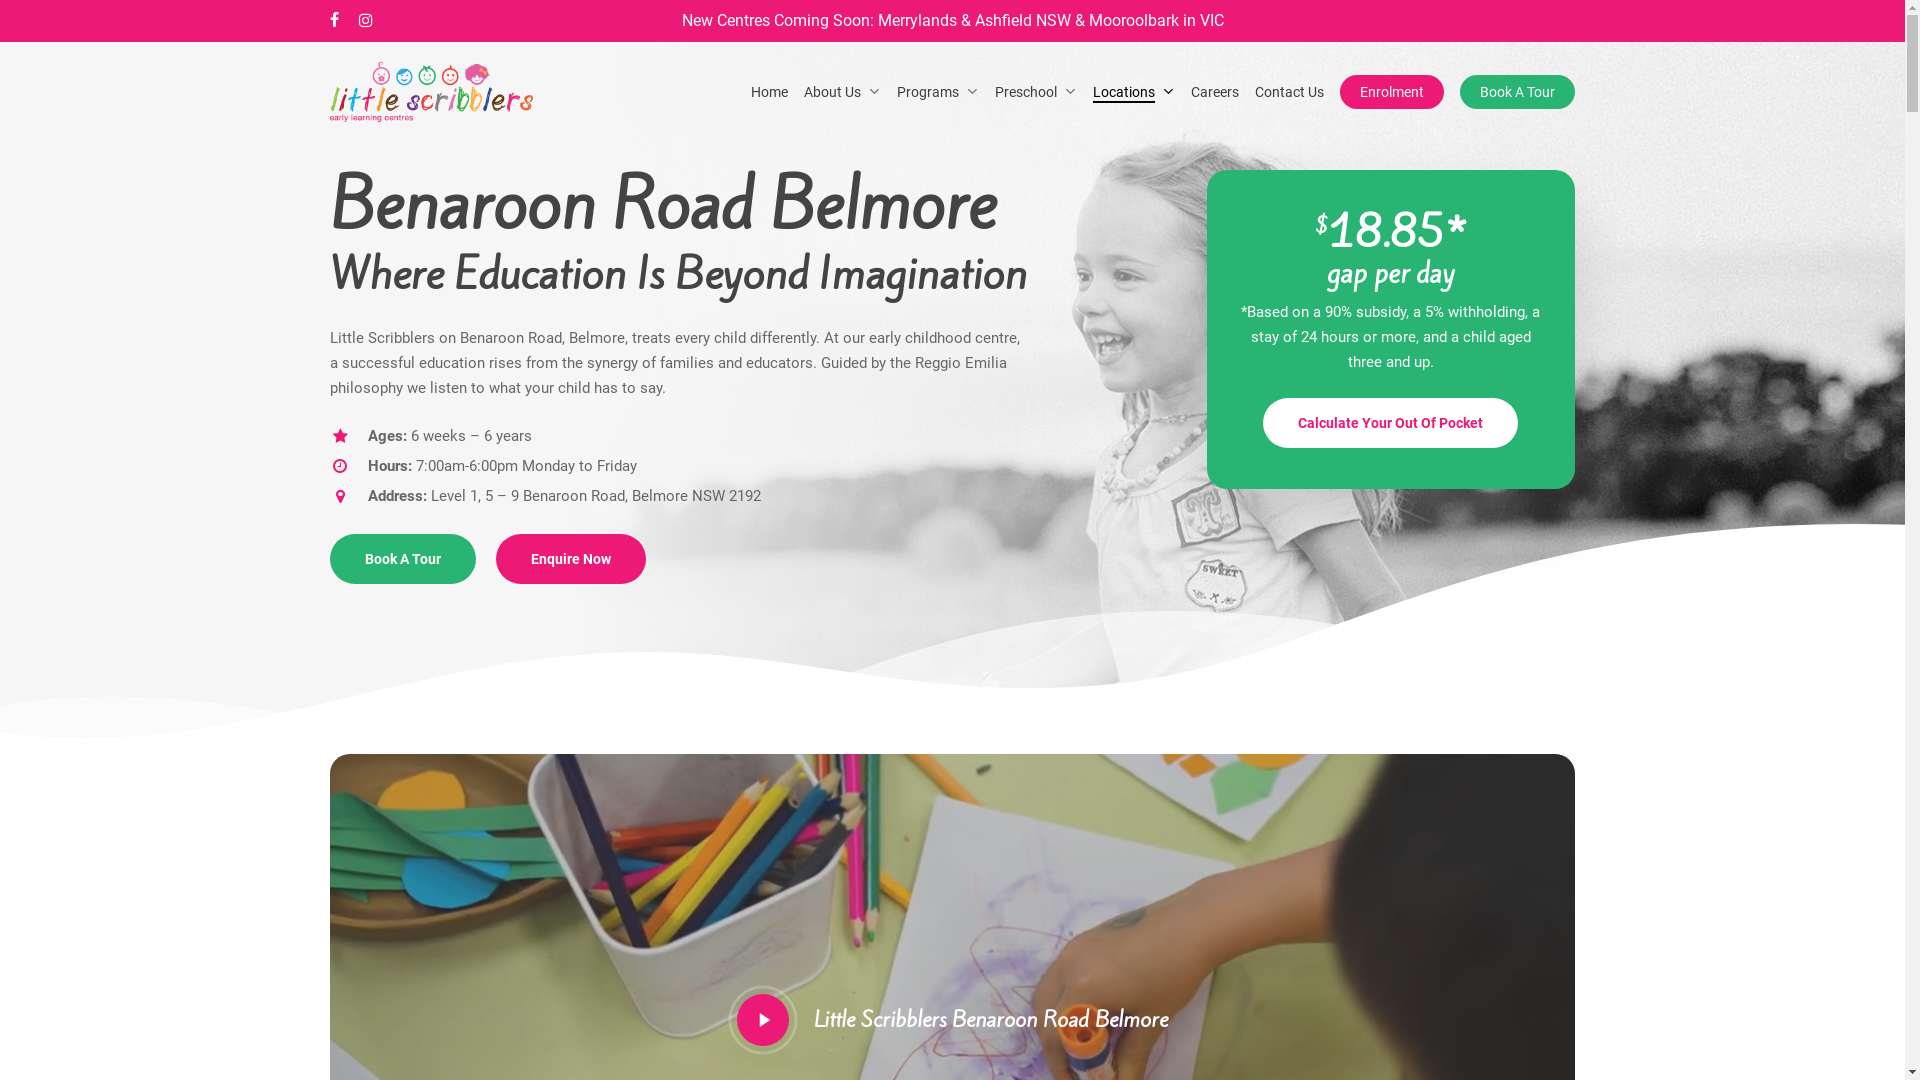  Describe the element at coordinates (1389, 422) in the screenshot. I see `'Calculate Your Out Of Pocket'` at that location.